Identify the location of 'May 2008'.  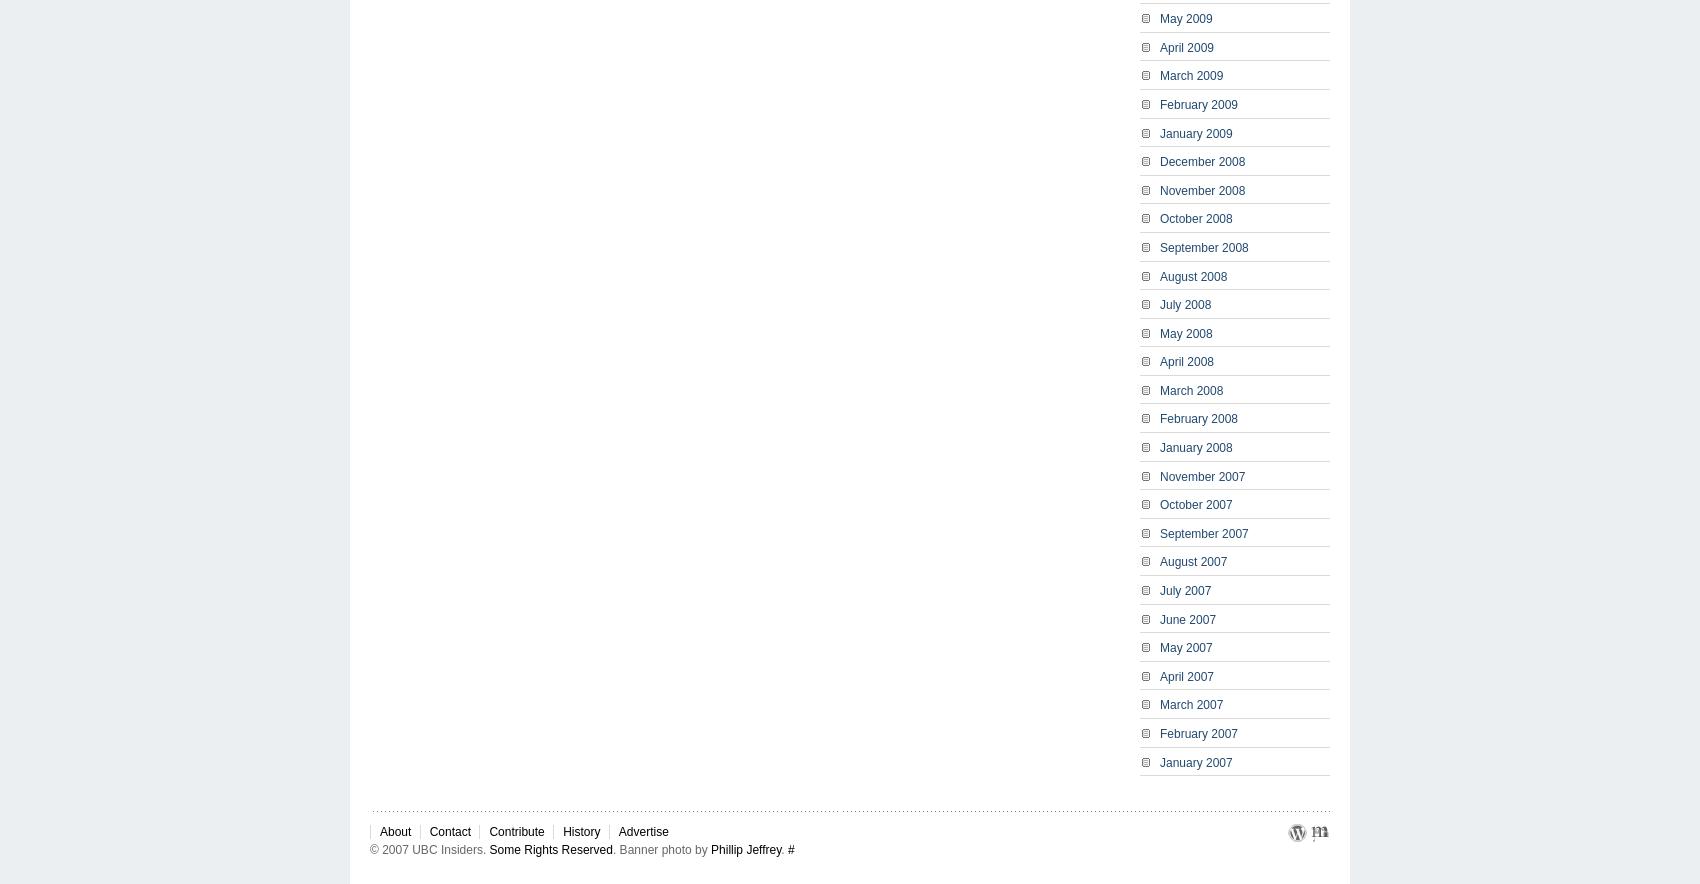
(1184, 332).